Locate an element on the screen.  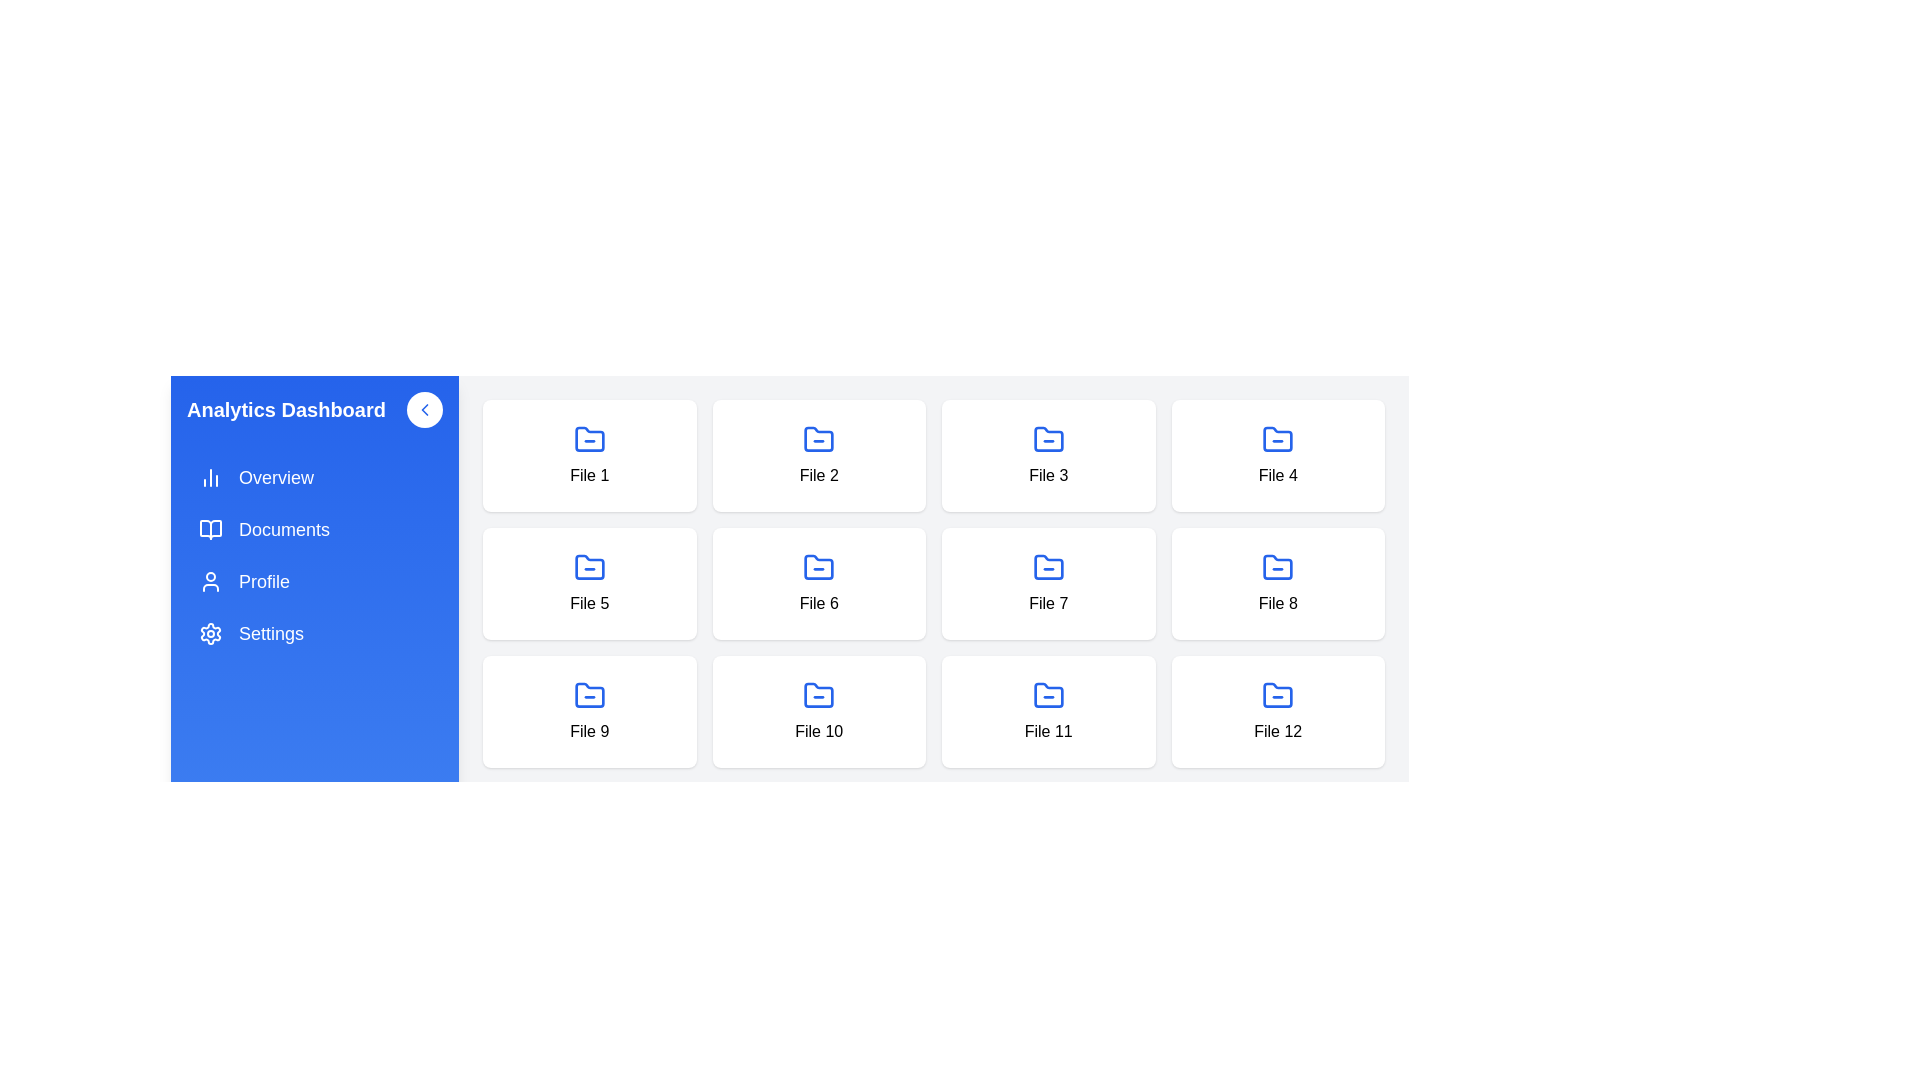
the toggle button in the sidebar to toggle its visibility is located at coordinates (424, 408).